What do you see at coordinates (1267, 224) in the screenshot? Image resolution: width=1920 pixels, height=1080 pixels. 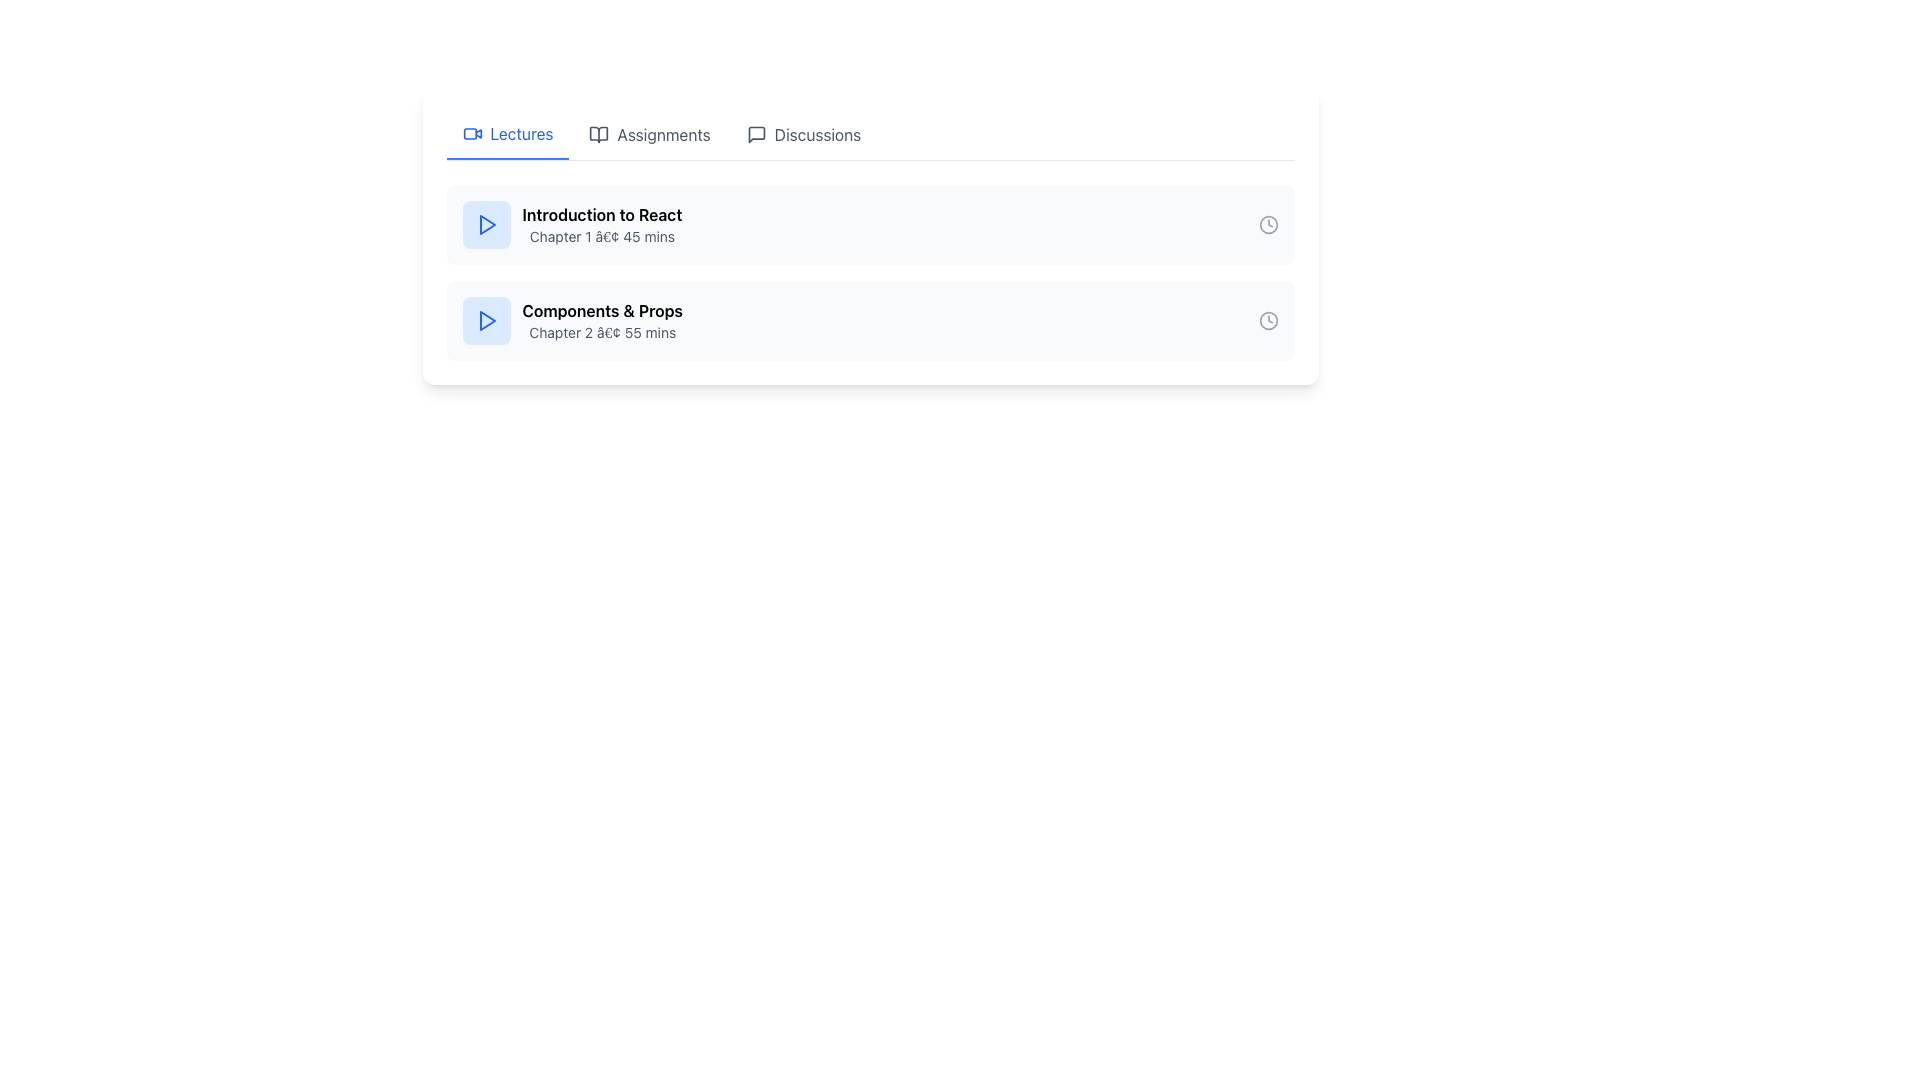 I see `the icon indicating the duration of the lecture or session, located at the far right of the row with the text 'Introduction to React Chapter 1 • 45 mins'` at bounding box center [1267, 224].